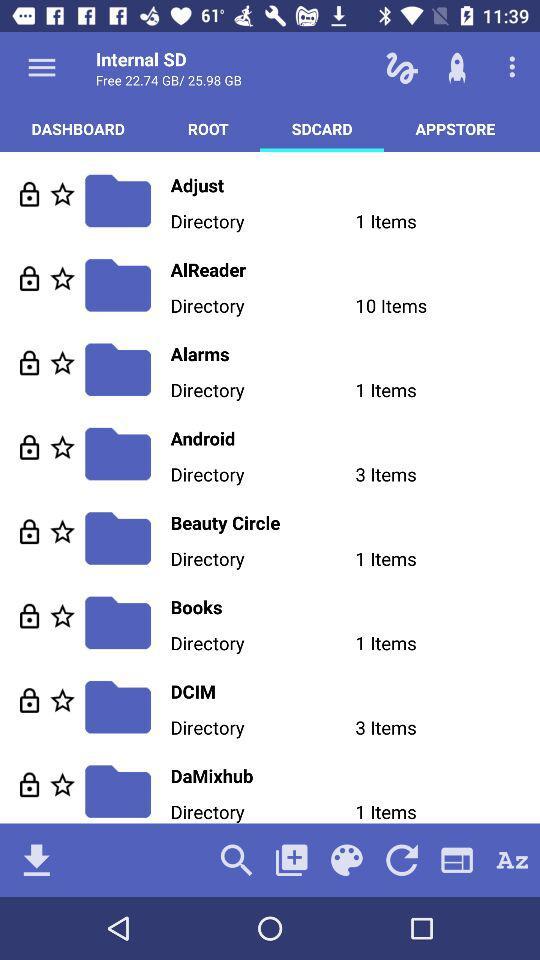 This screenshot has height=960, width=540. What do you see at coordinates (28, 615) in the screenshot?
I see `lagk` at bounding box center [28, 615].